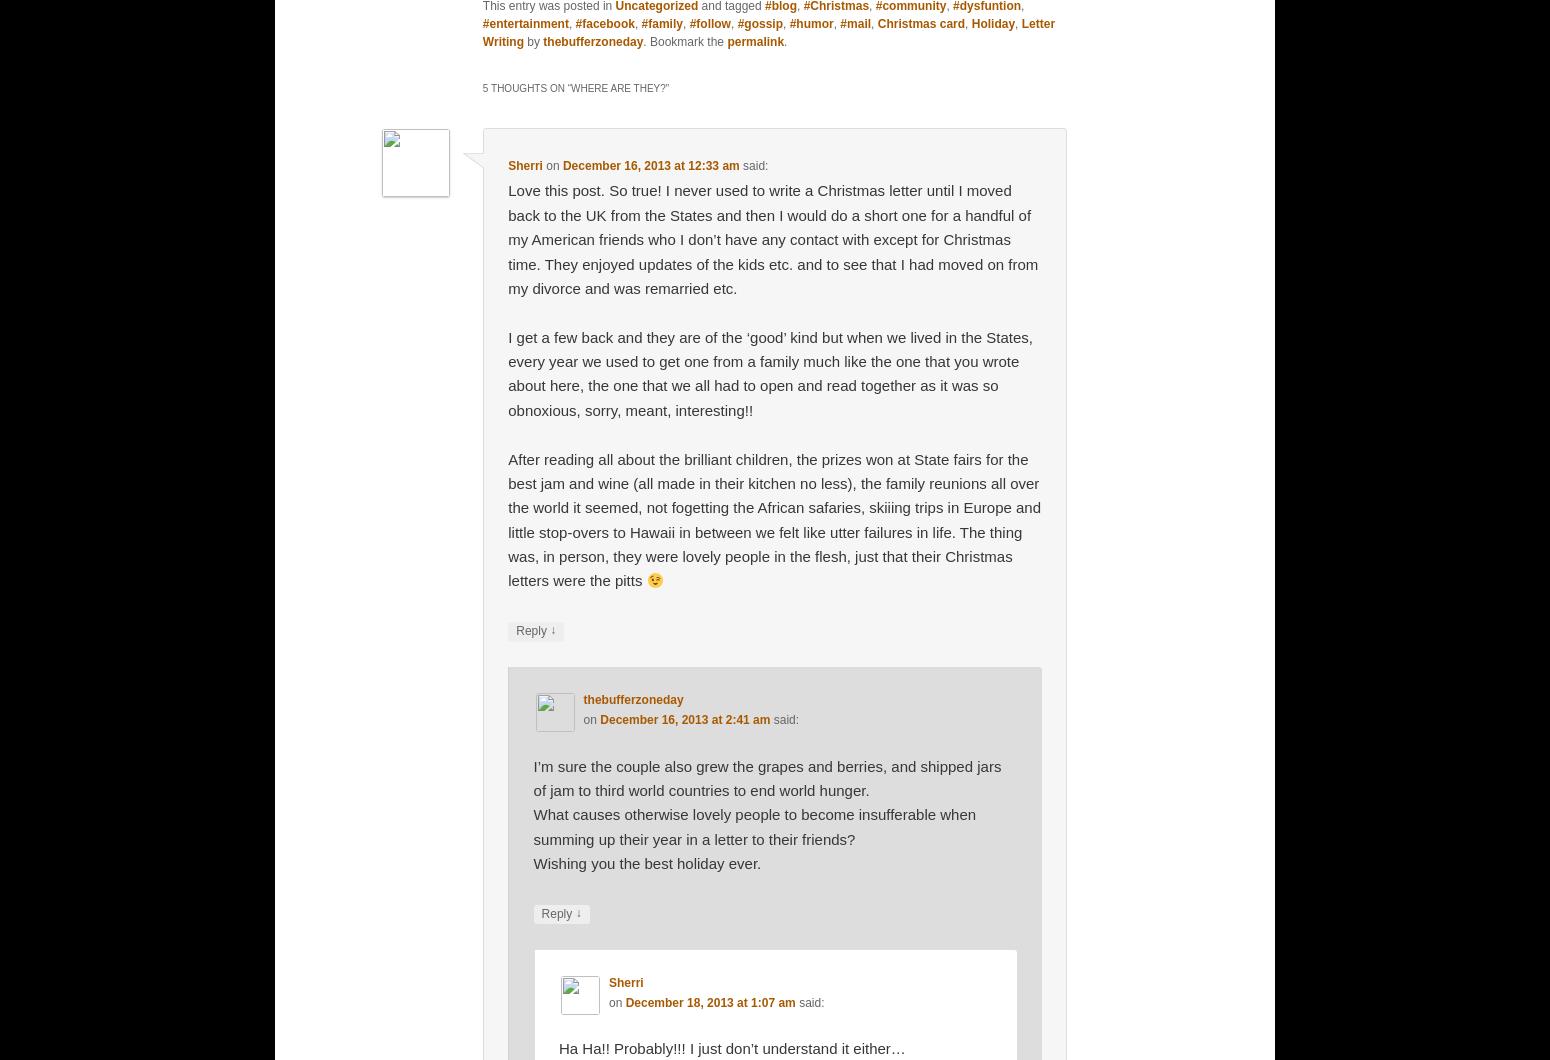 This screenshot has height=1060, width=1550. What do you see at coordinates (525, 87) in the screenshot?
I see `'5 thoughts on “'` at bounding box center [525, 87].